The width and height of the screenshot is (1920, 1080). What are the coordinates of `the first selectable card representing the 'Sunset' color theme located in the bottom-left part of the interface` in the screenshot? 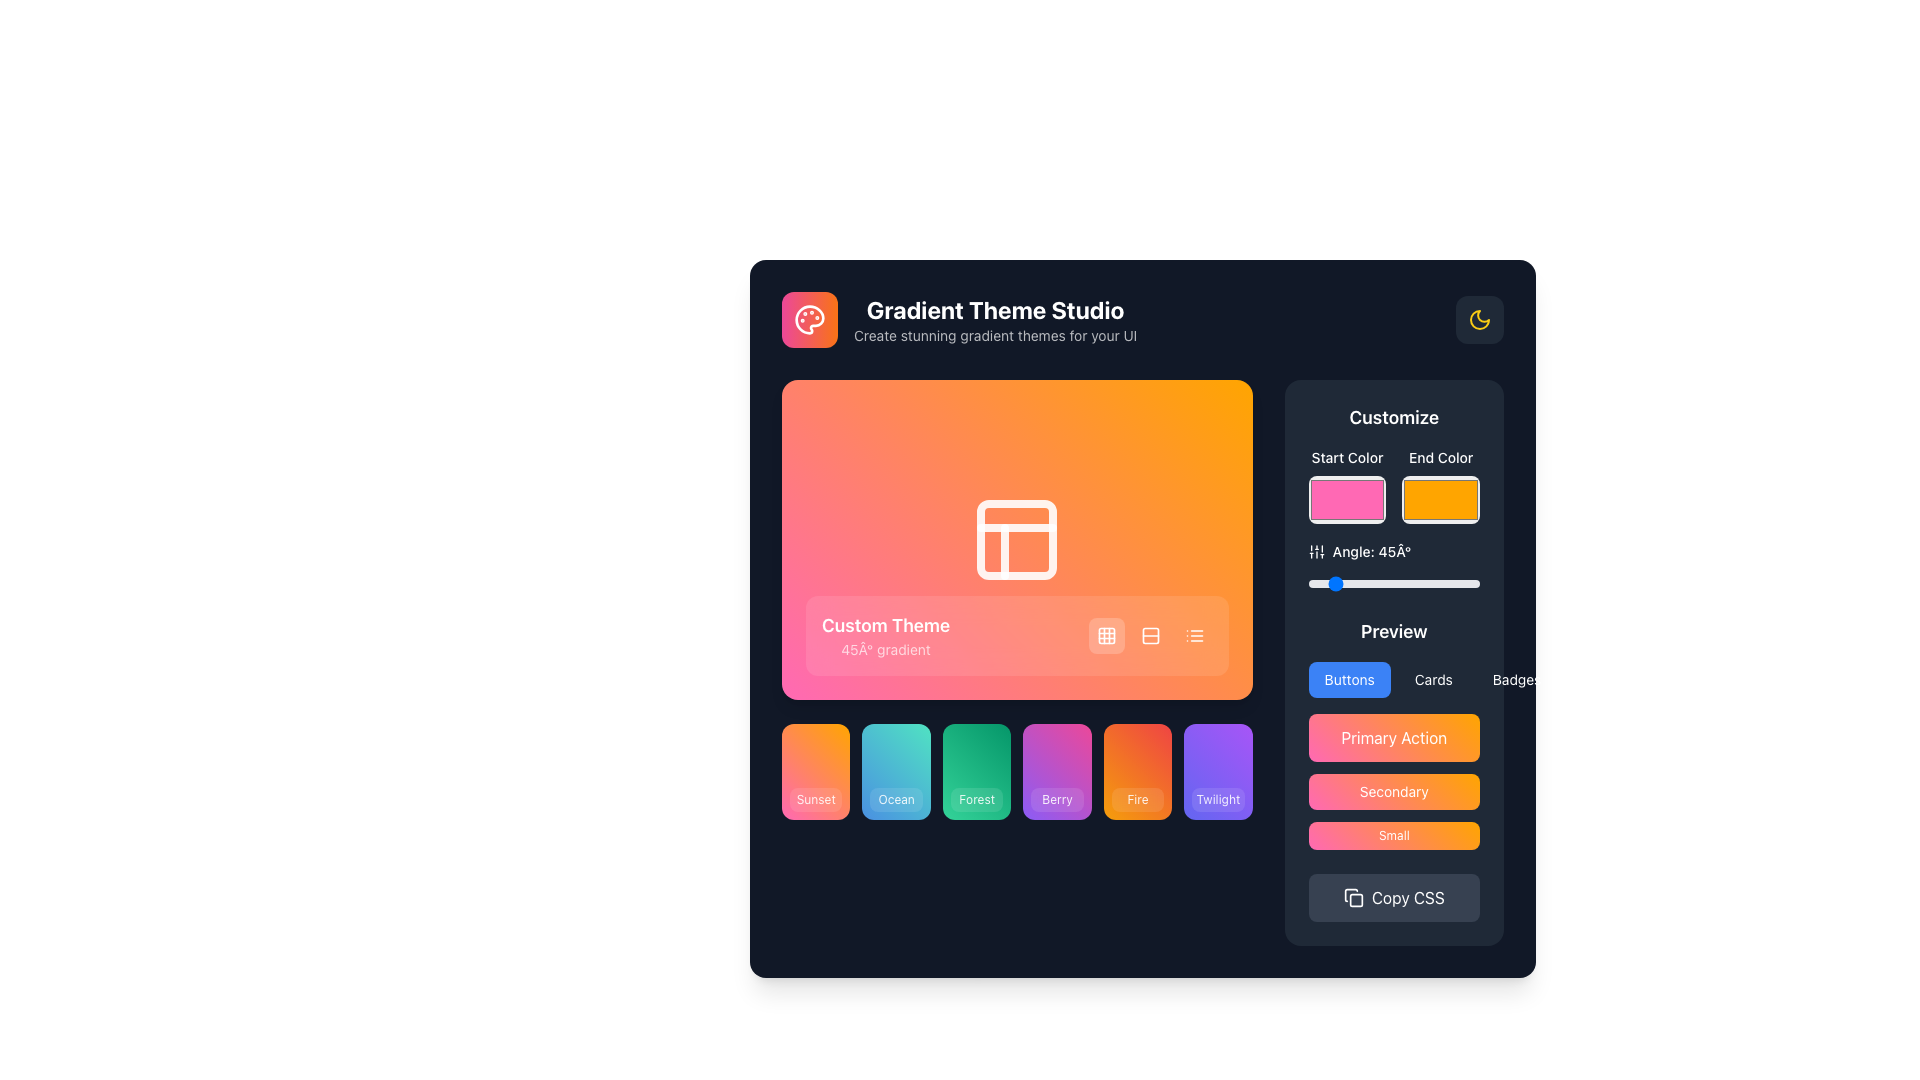 It's located at (816, 770).